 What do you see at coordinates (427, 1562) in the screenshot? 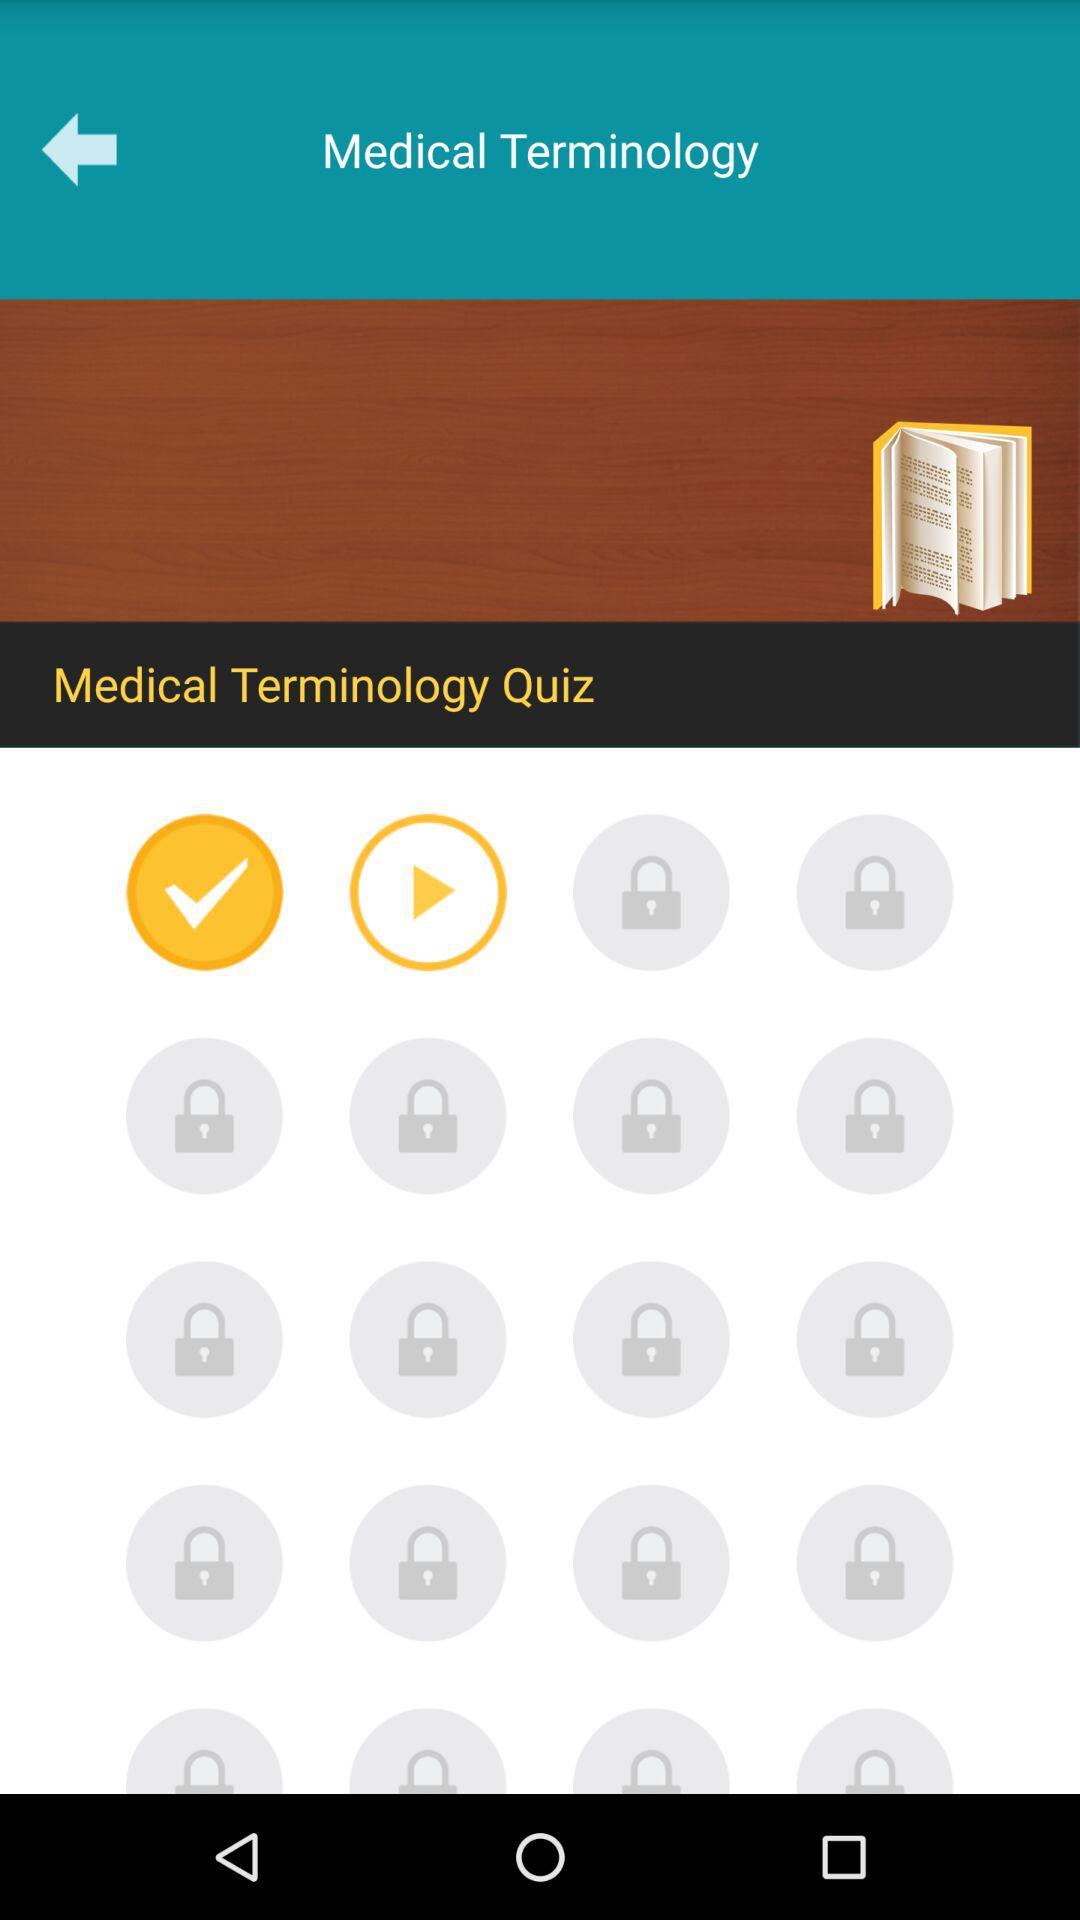
I see `unlock locked item` at bounding box center [427, 1562].